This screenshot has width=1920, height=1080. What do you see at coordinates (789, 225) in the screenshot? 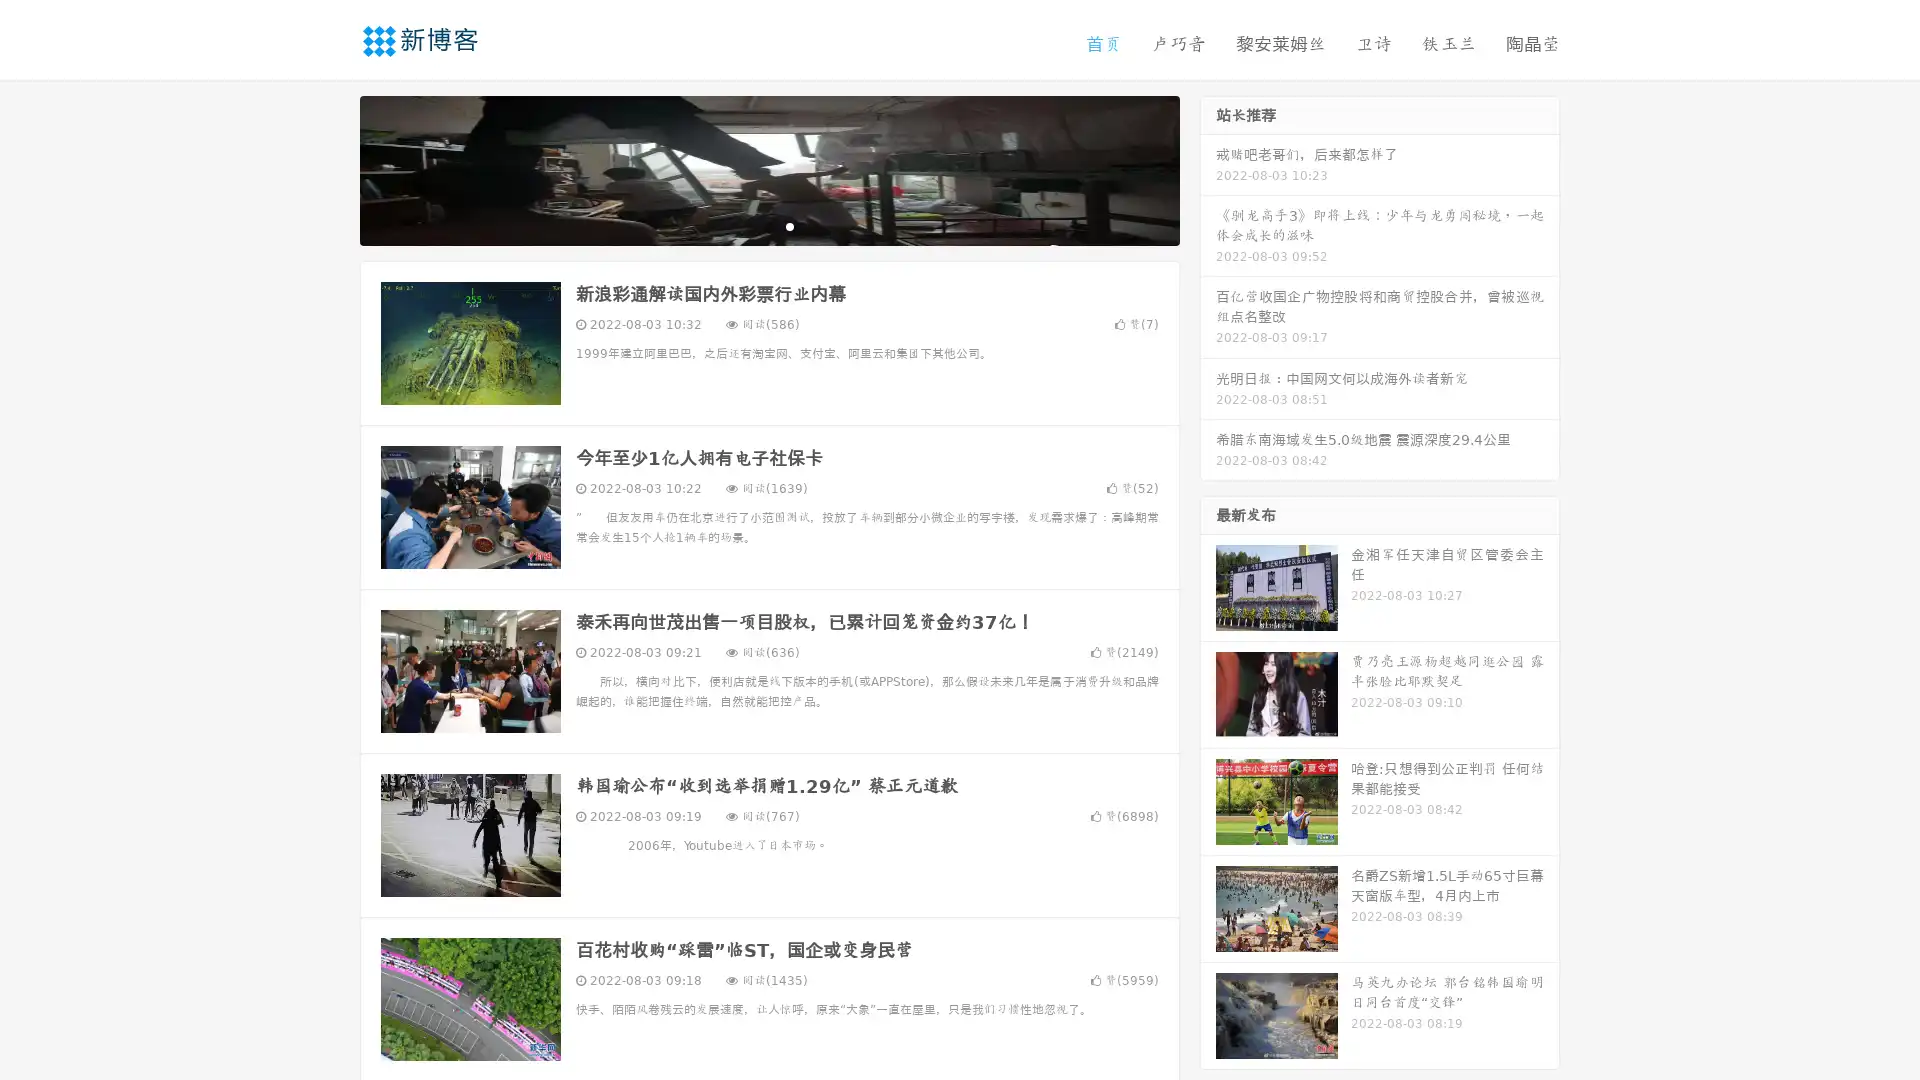
I see `Go to slide 3` at bounding box center [789, 225].